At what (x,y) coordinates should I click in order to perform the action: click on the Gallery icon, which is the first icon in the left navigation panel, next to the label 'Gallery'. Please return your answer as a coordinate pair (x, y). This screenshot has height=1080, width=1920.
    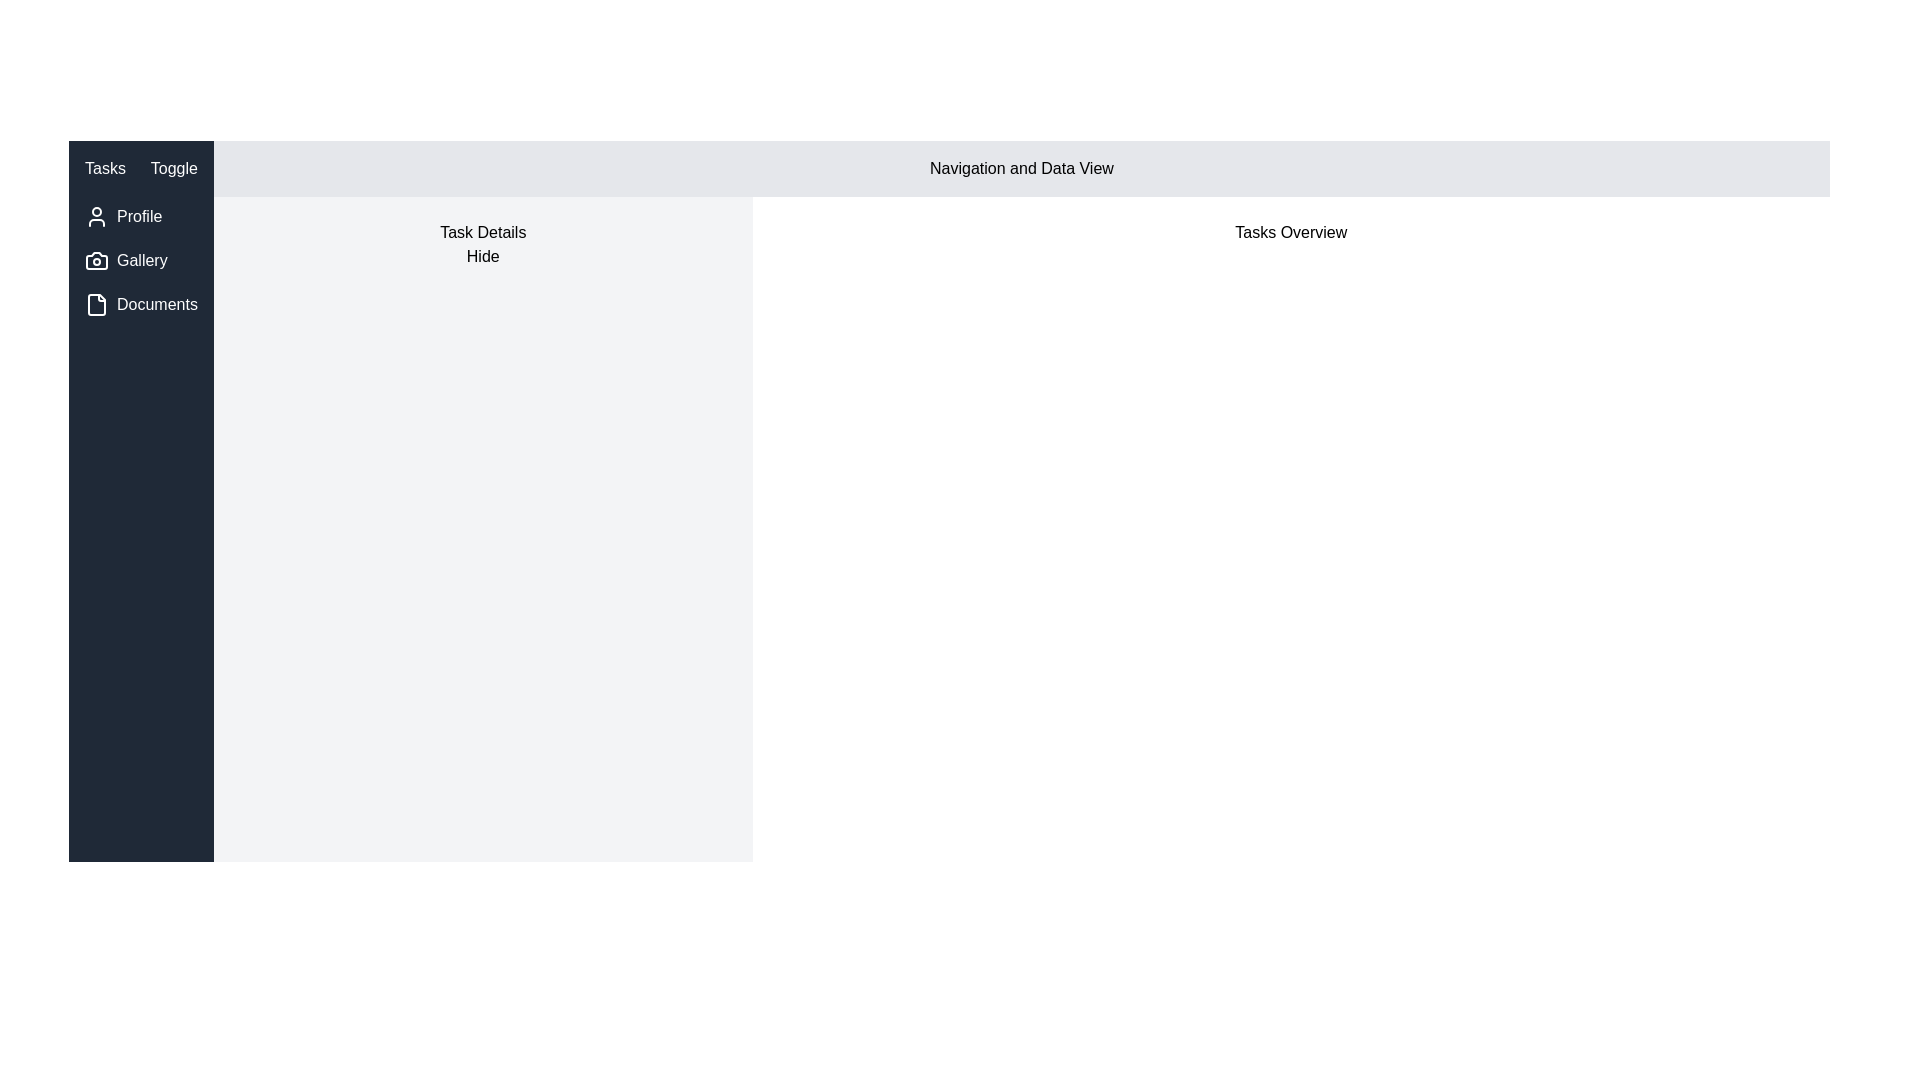
    Looking at the image, I should click on (95, 260).